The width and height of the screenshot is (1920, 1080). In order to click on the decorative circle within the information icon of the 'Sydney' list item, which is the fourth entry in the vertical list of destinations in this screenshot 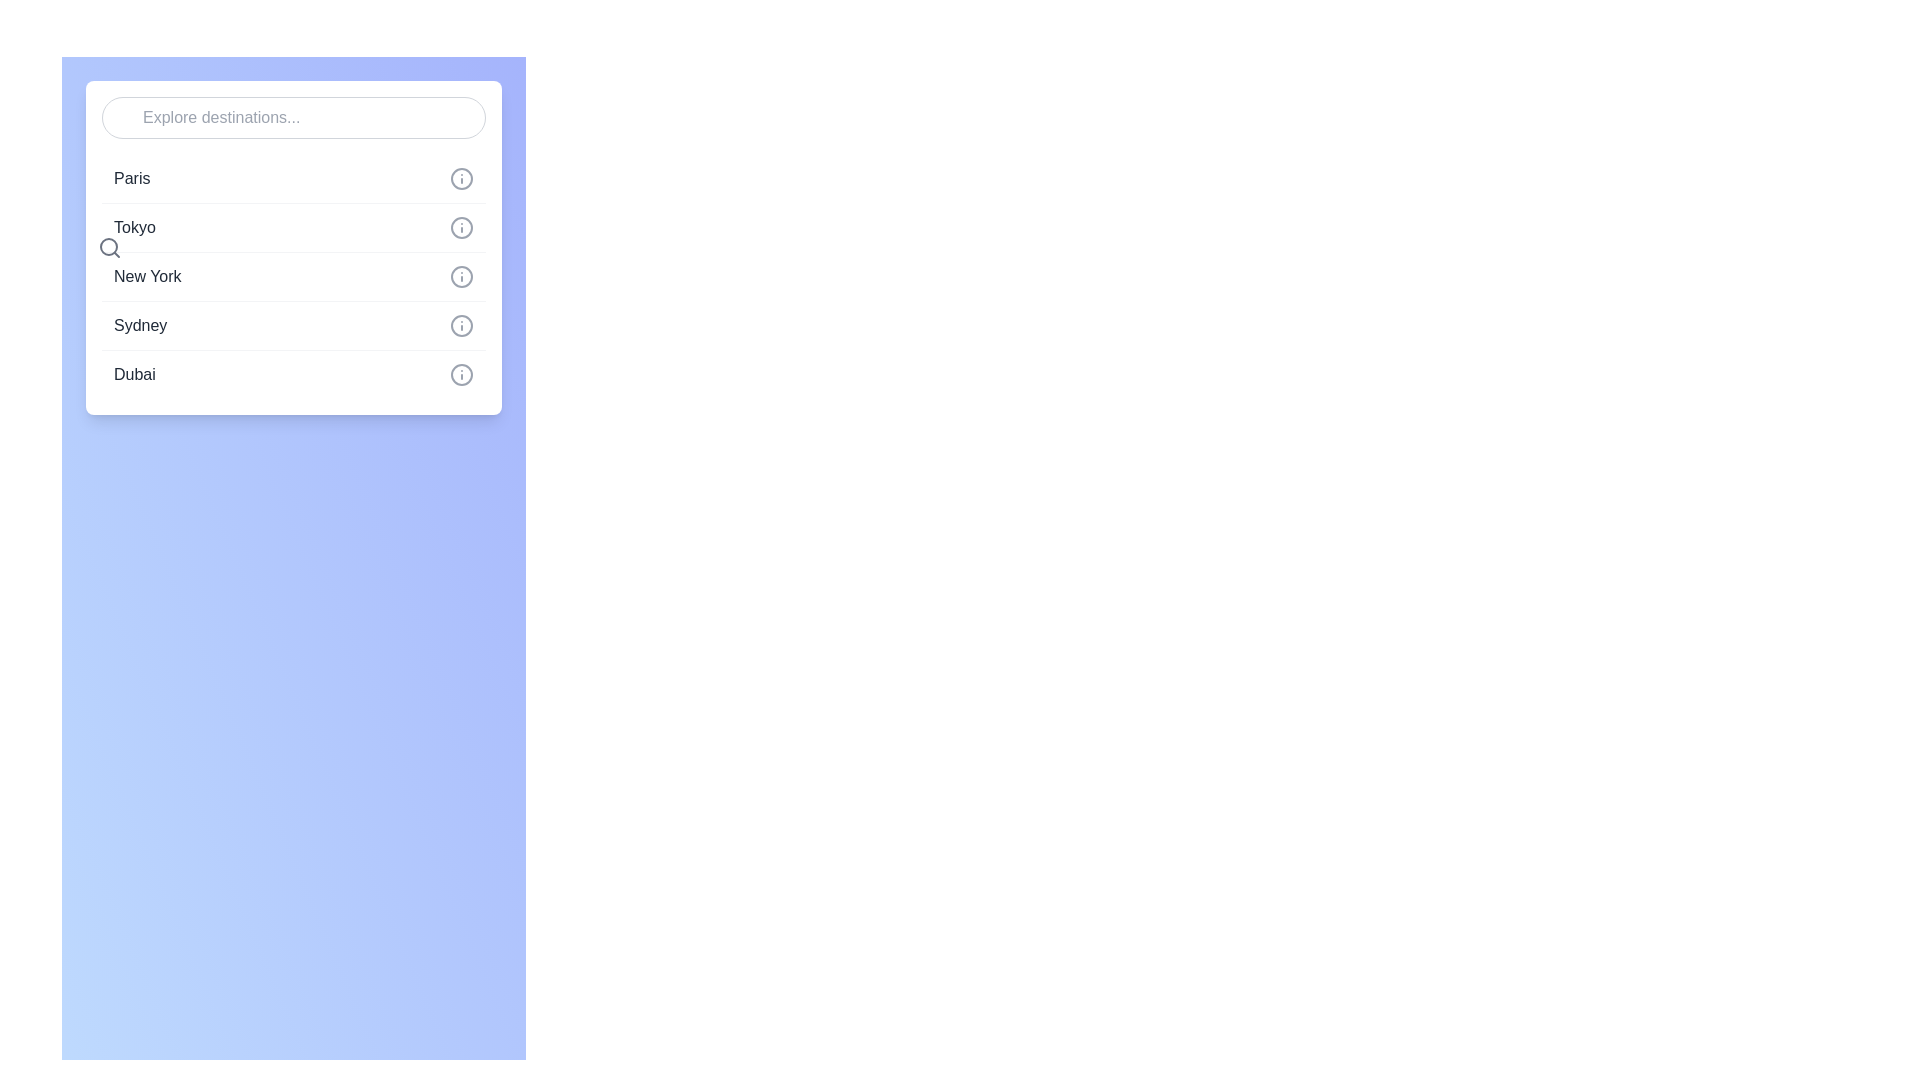, I will do `click(460, 325)`.